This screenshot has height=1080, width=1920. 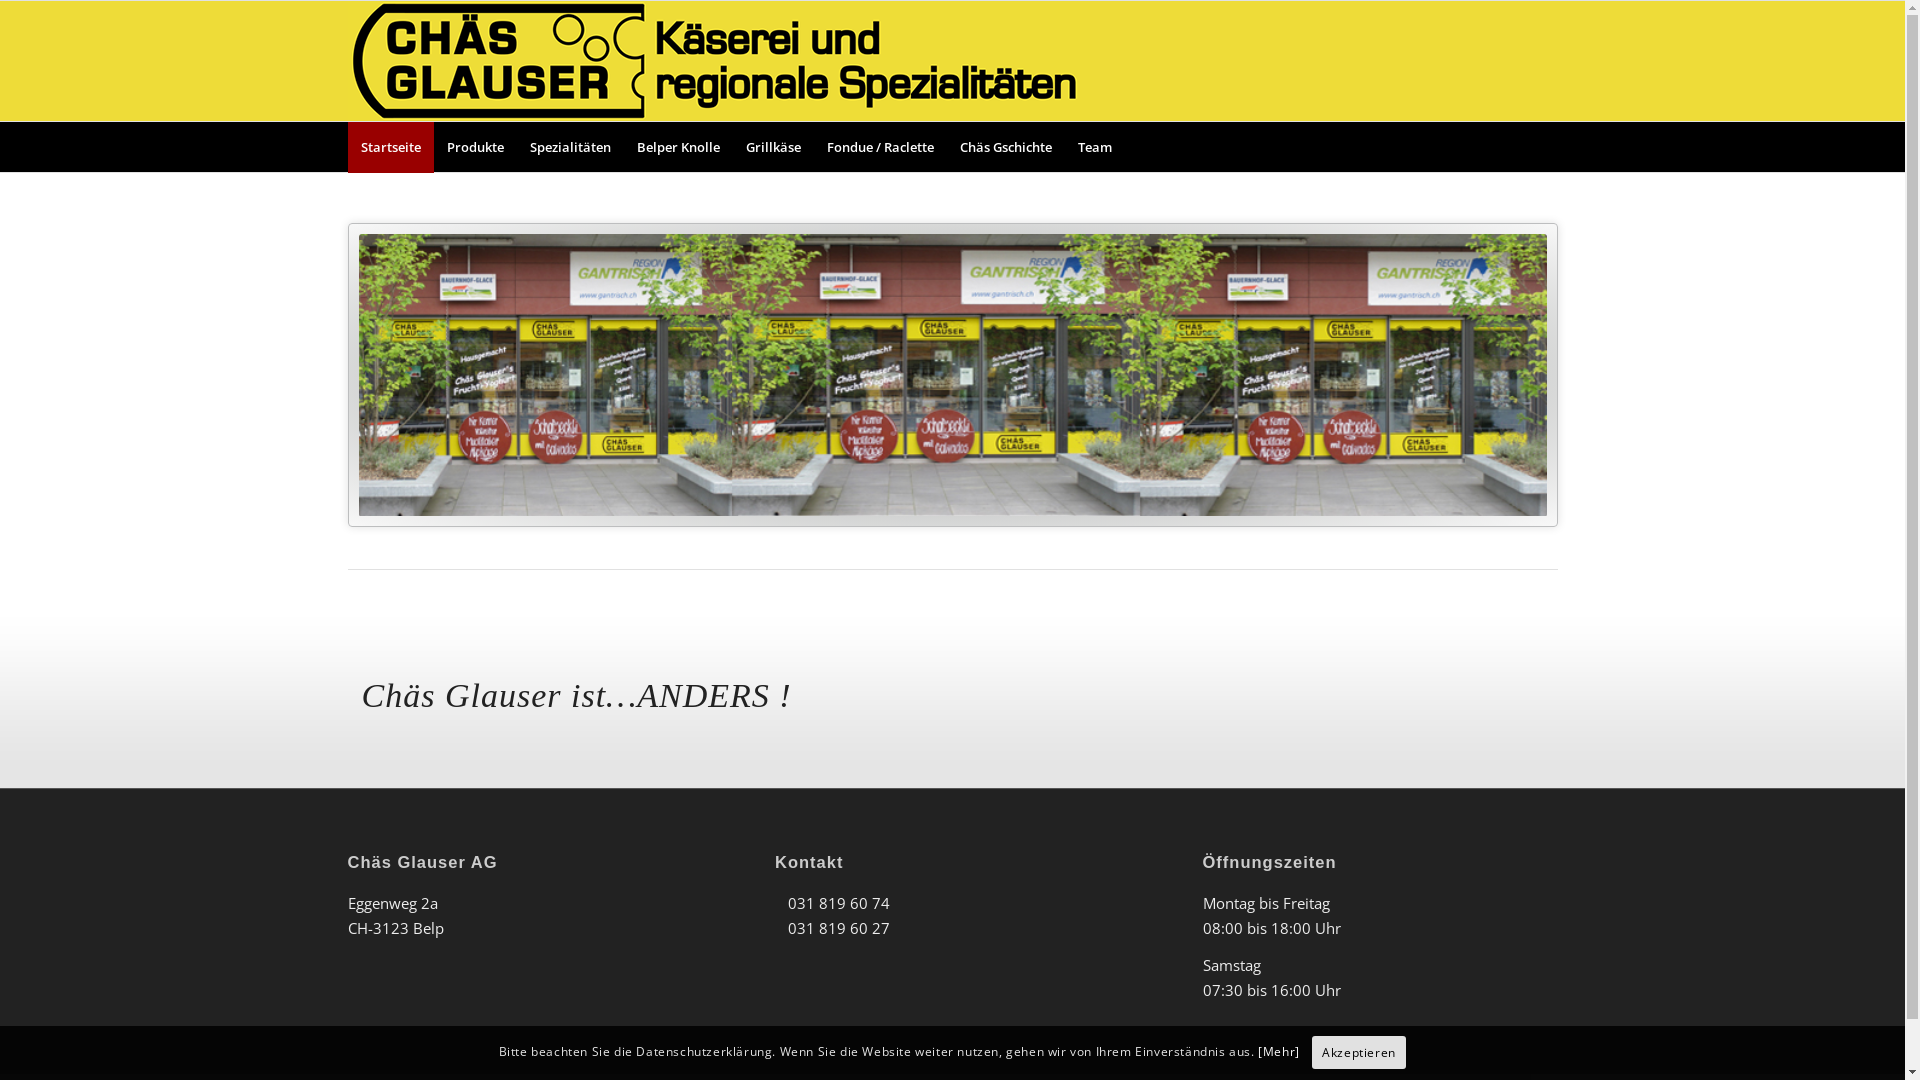 I want to click on '[Mehr]', so click(x=1256, y=1051).